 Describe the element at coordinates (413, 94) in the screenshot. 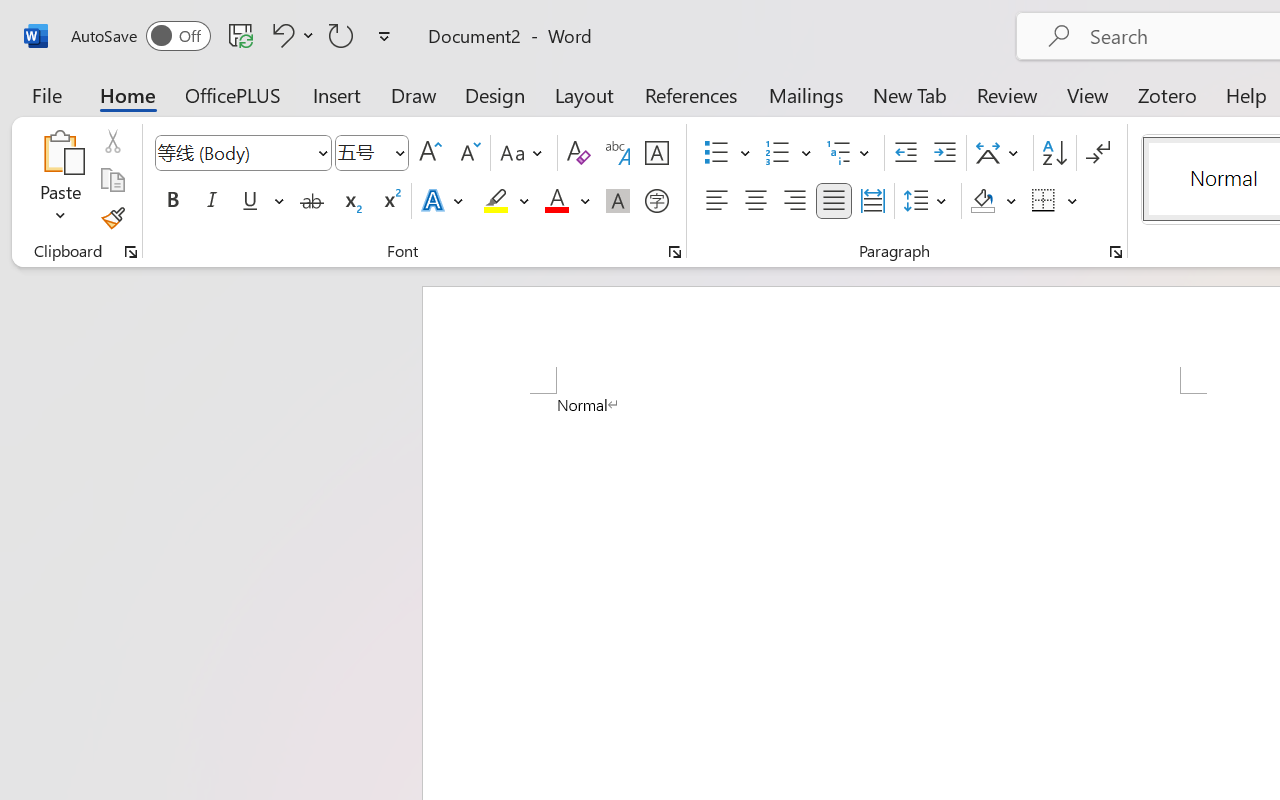

I see `'Draw'` at that location.